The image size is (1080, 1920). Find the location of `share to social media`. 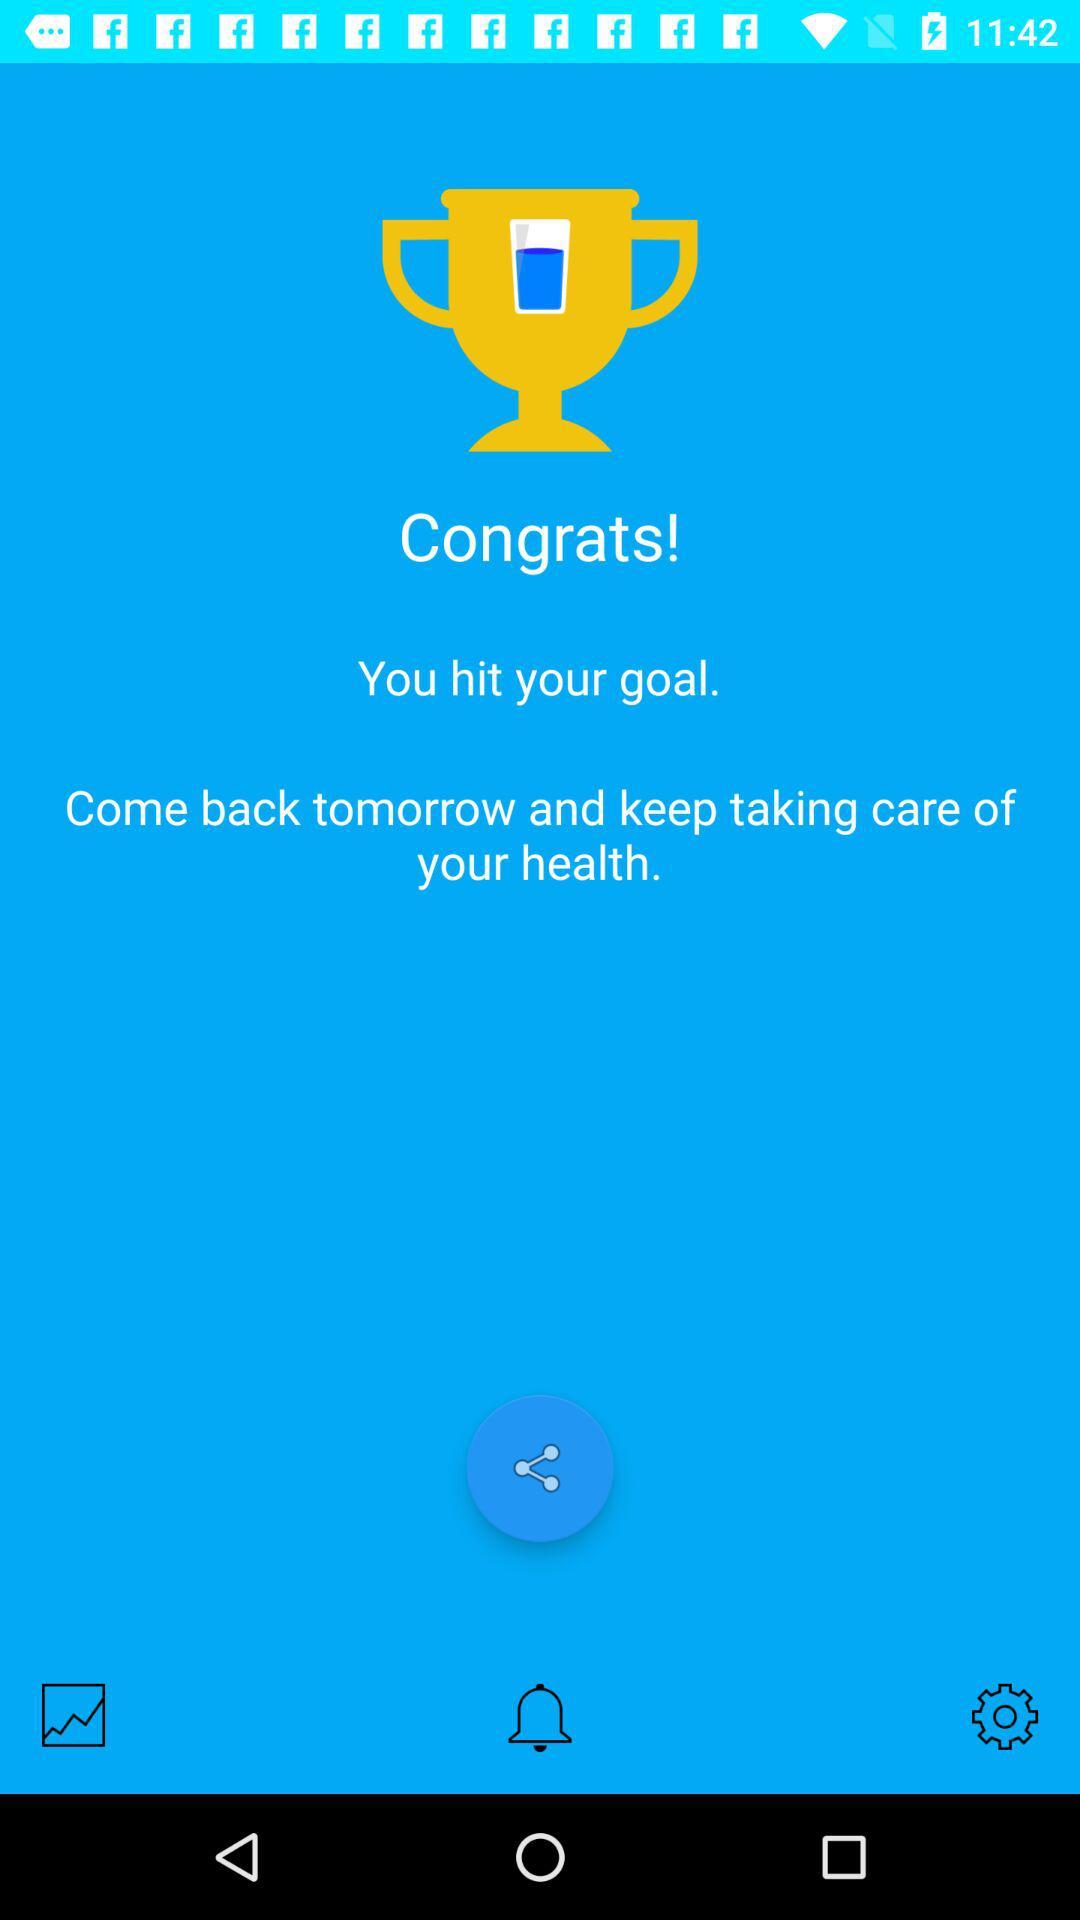

share to social media is located at coordinates (540, 1468).